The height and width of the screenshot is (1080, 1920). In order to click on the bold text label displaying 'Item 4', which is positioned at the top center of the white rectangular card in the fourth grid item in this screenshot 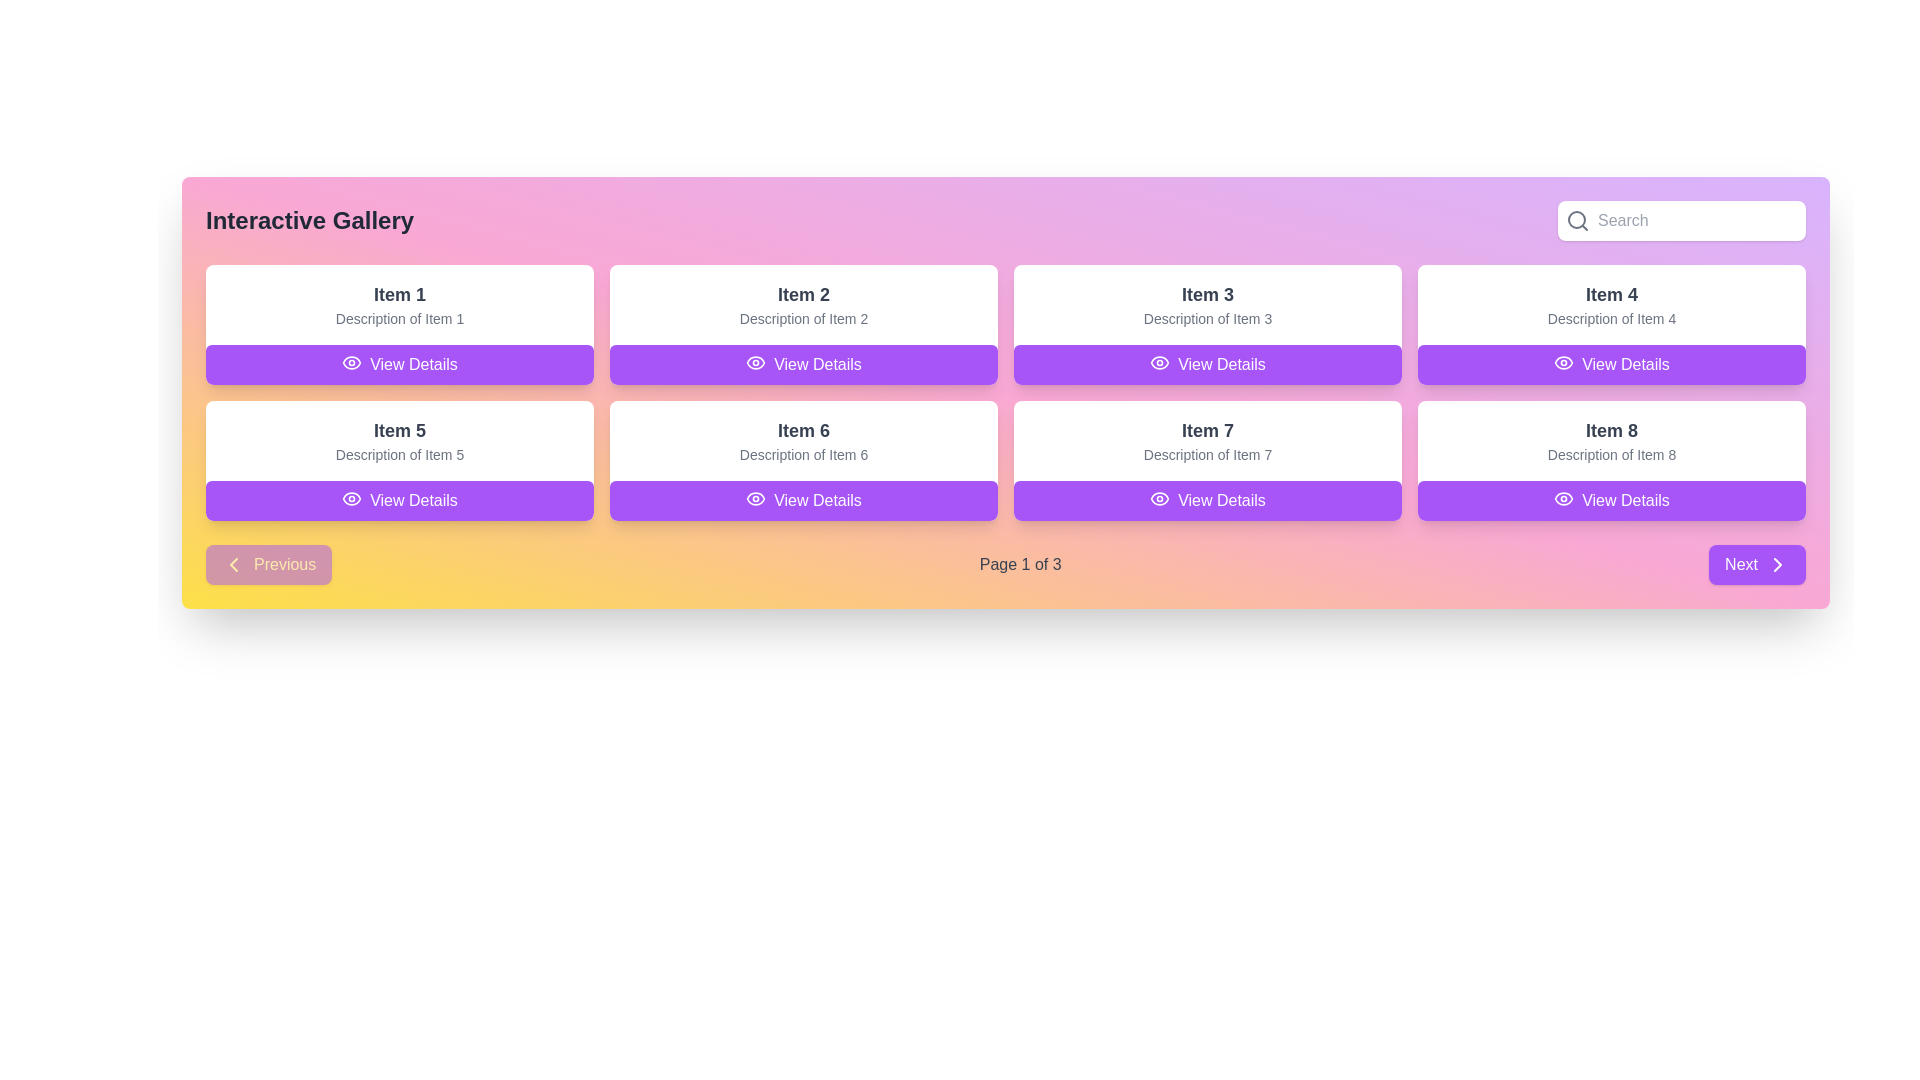, I will do `click(1612, 294)`.